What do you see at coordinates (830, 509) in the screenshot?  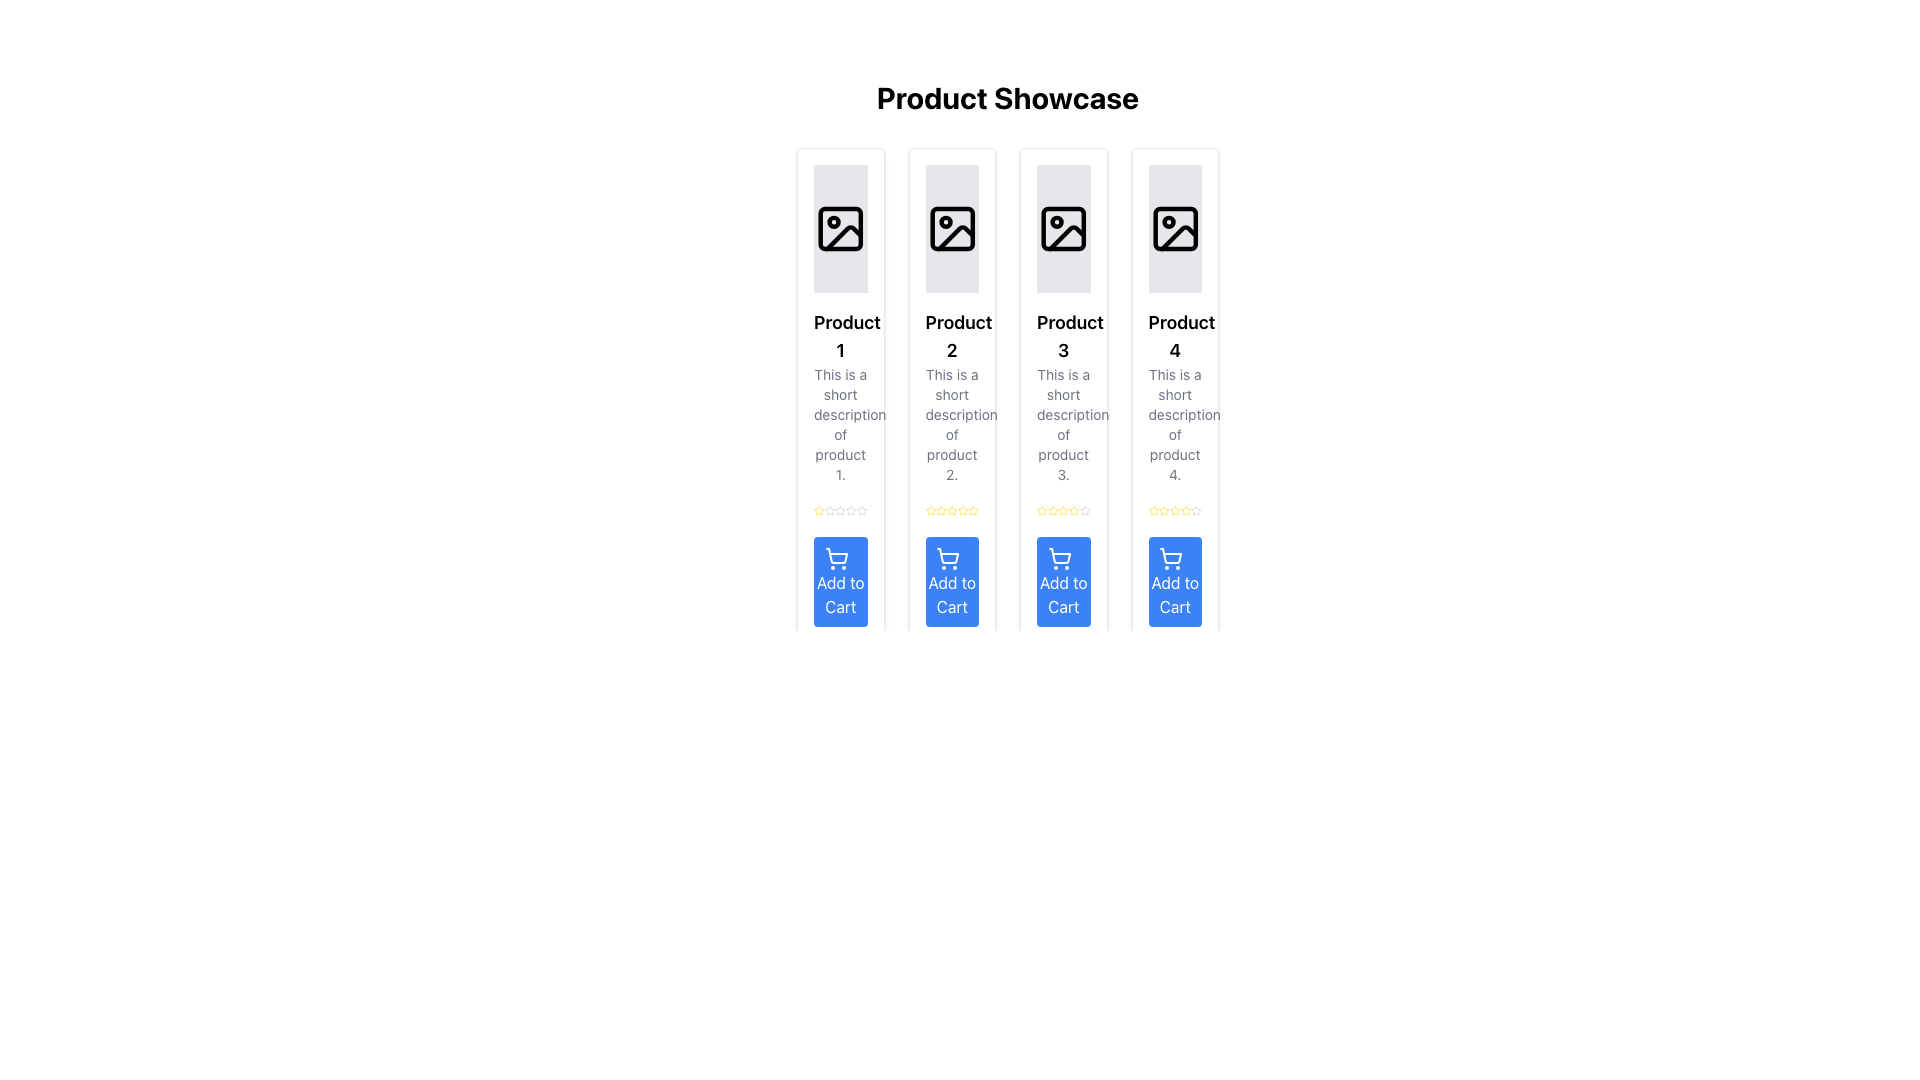 I see `the second star icon in the rating section of the first product card, which visually indicates a specific rating for the product` at bounding box center [830, 509].